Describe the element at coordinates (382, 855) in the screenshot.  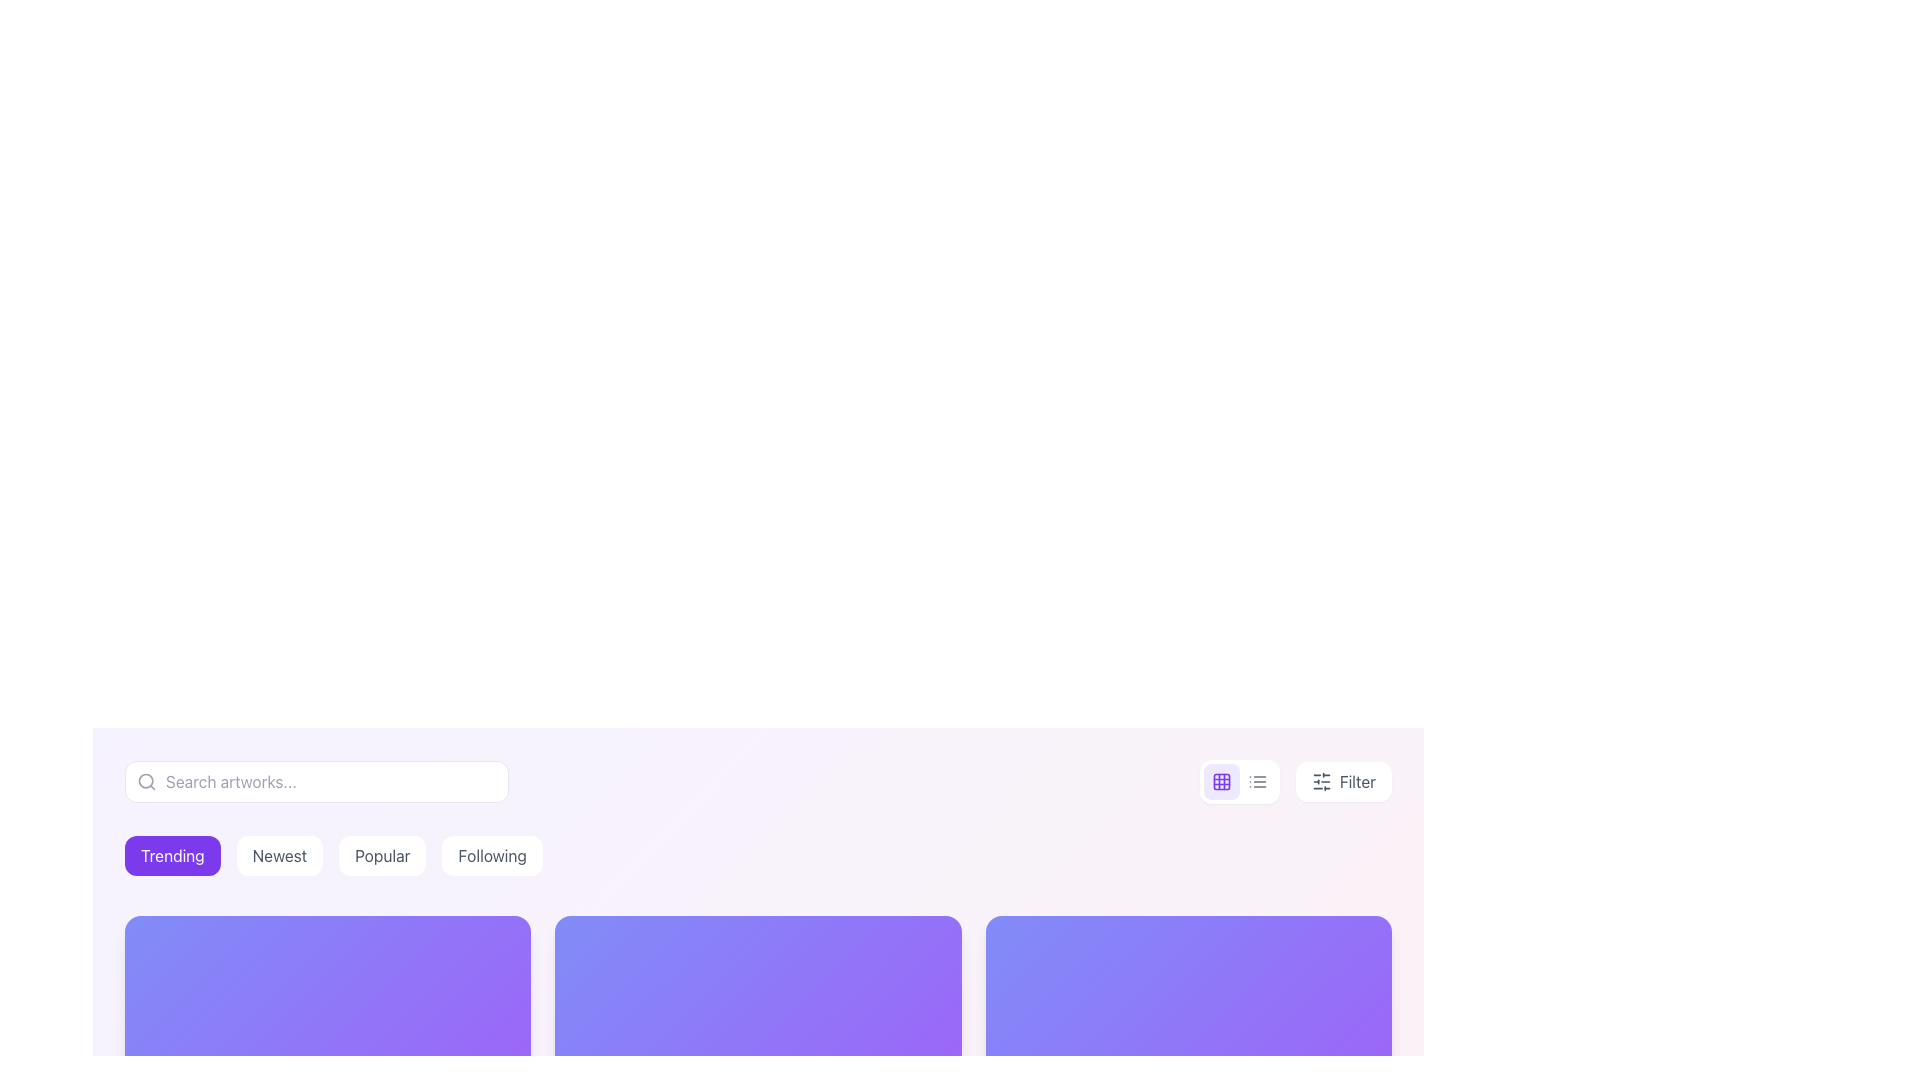
I see `the 'Popular' button, which is the third button from the left in a horizontal row of buttons labeled 'Trending', 'Newest', 'Popular', and 'Following'` at that location.